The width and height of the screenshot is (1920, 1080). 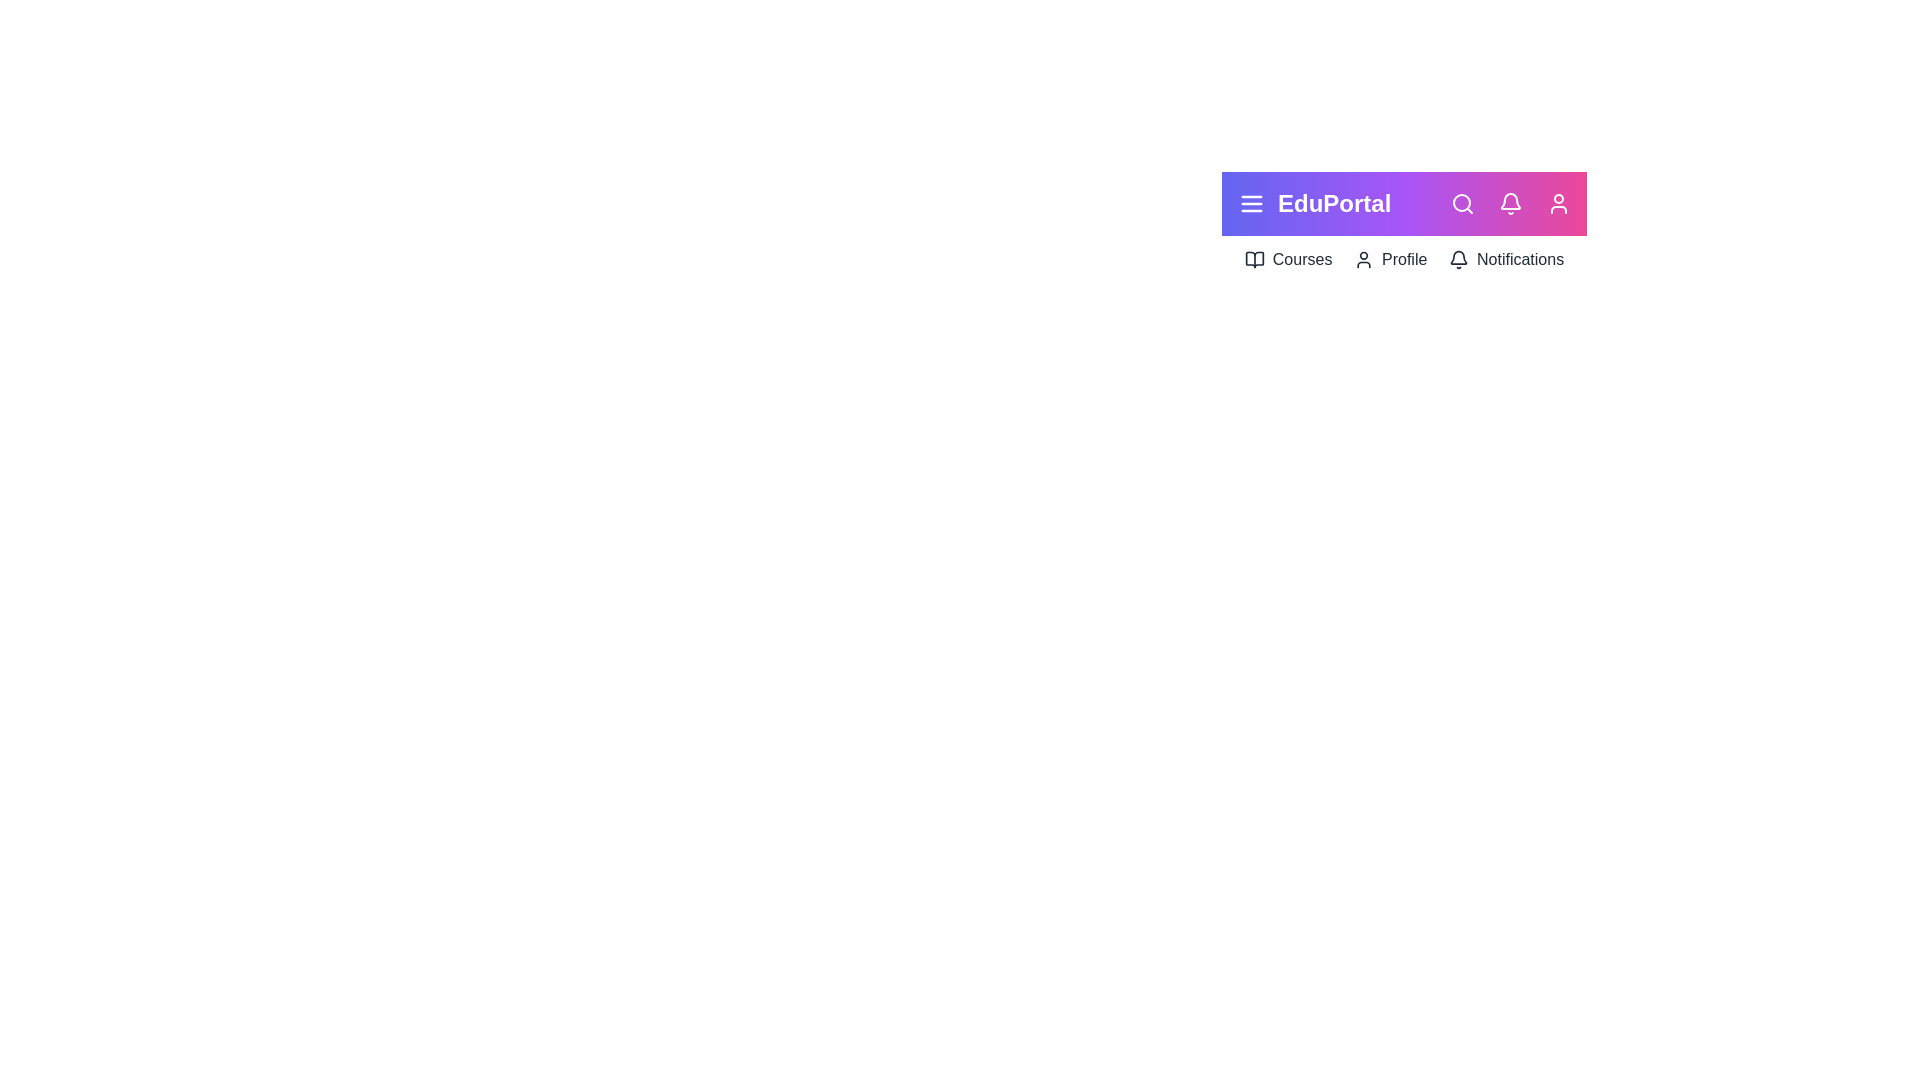 What do you see at coordinates (1389, 258) in the screenshot?
I see `the menu item Profile to navigate to the respective section` at bounding box center [1389, 258].